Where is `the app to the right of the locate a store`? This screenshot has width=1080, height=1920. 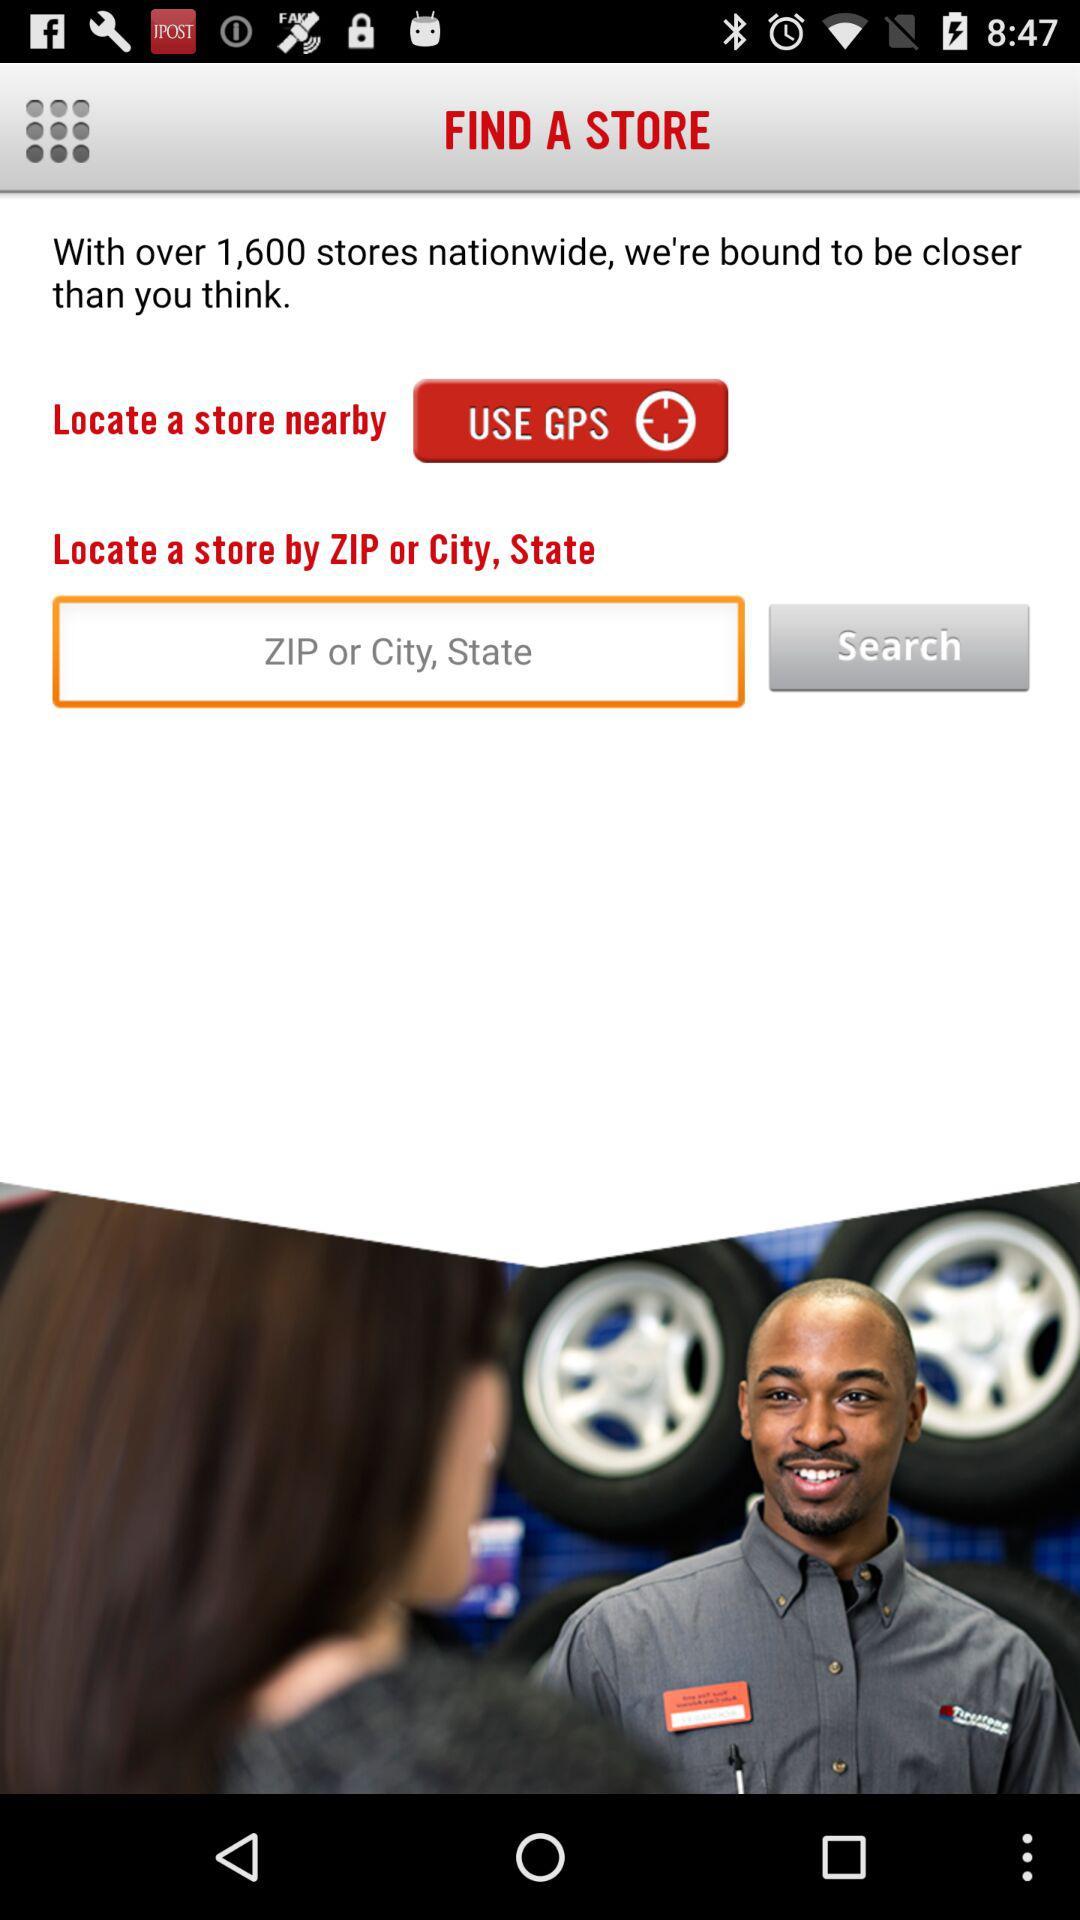 the app to the right of the locate a store is located at coordinates (570, 419).